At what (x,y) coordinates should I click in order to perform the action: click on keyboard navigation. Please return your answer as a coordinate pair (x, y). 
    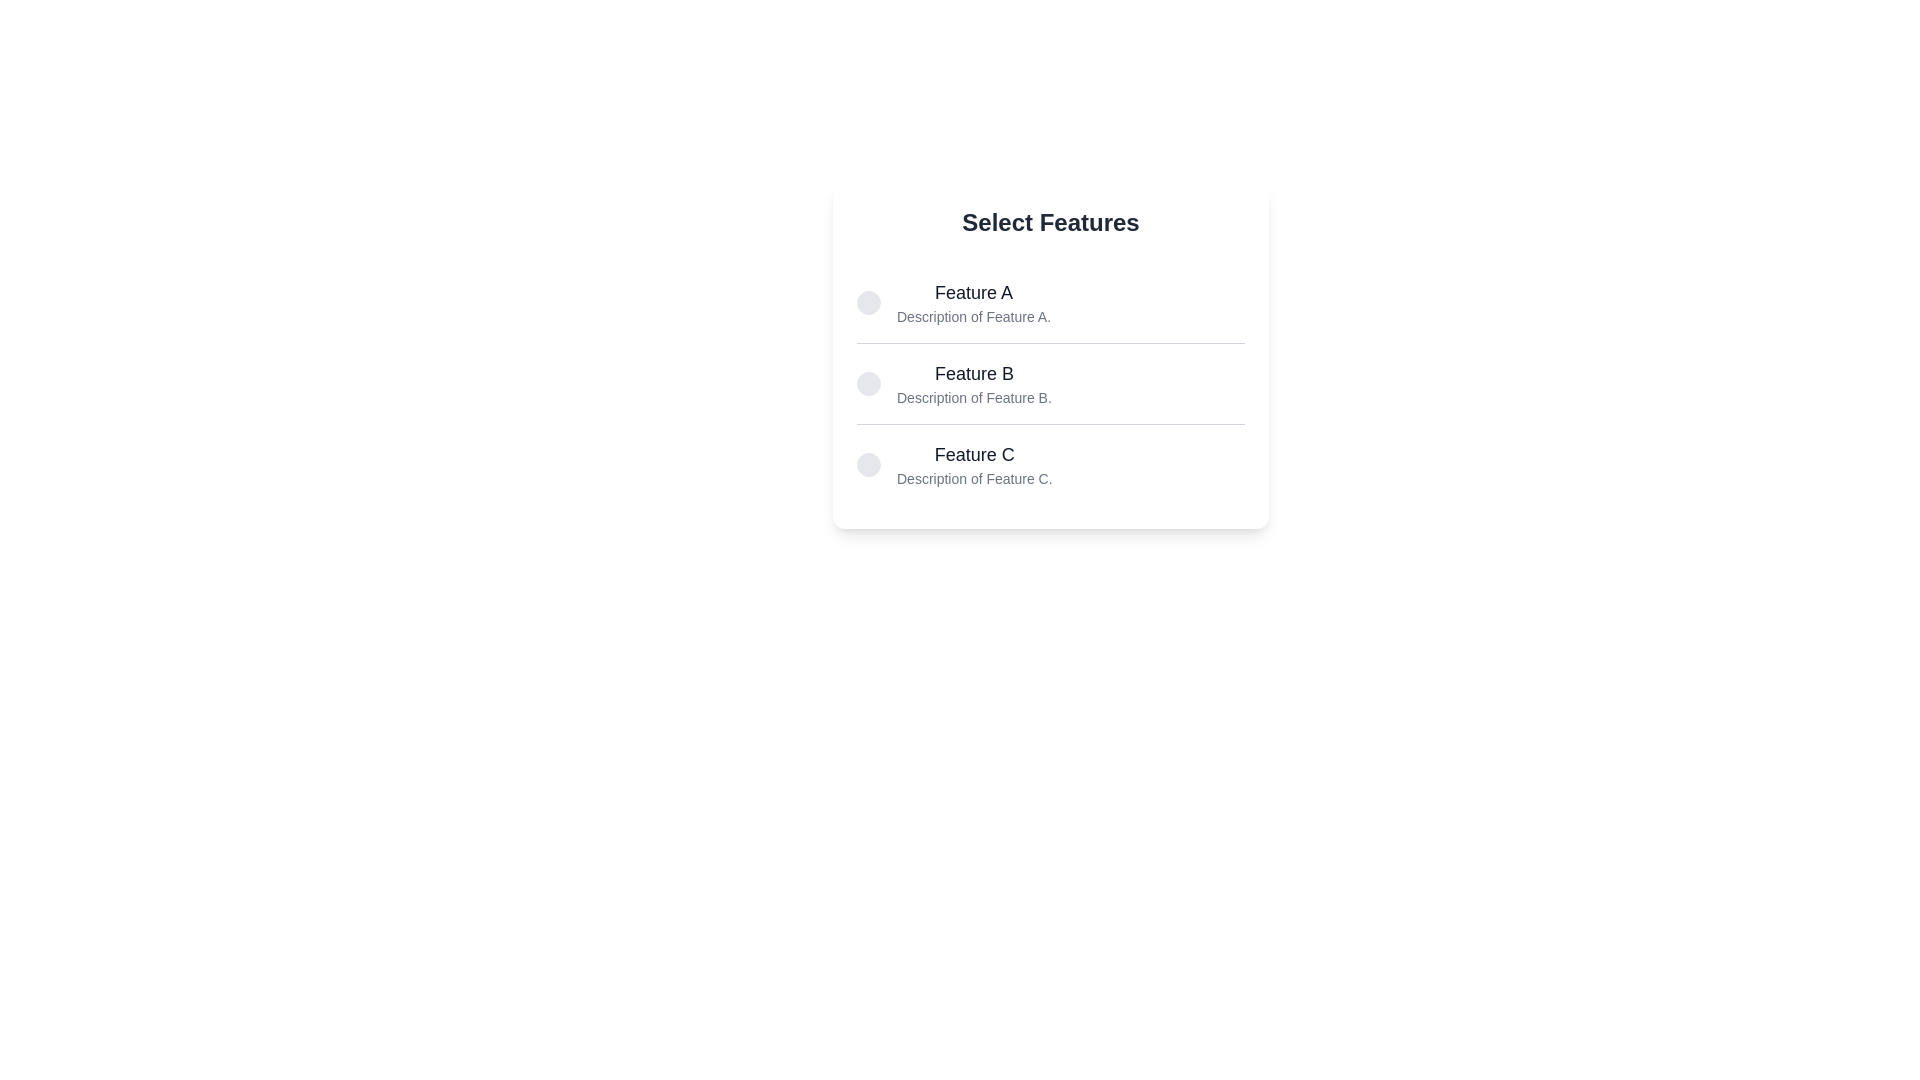
    Looking at the image, I should click on (974, 374).